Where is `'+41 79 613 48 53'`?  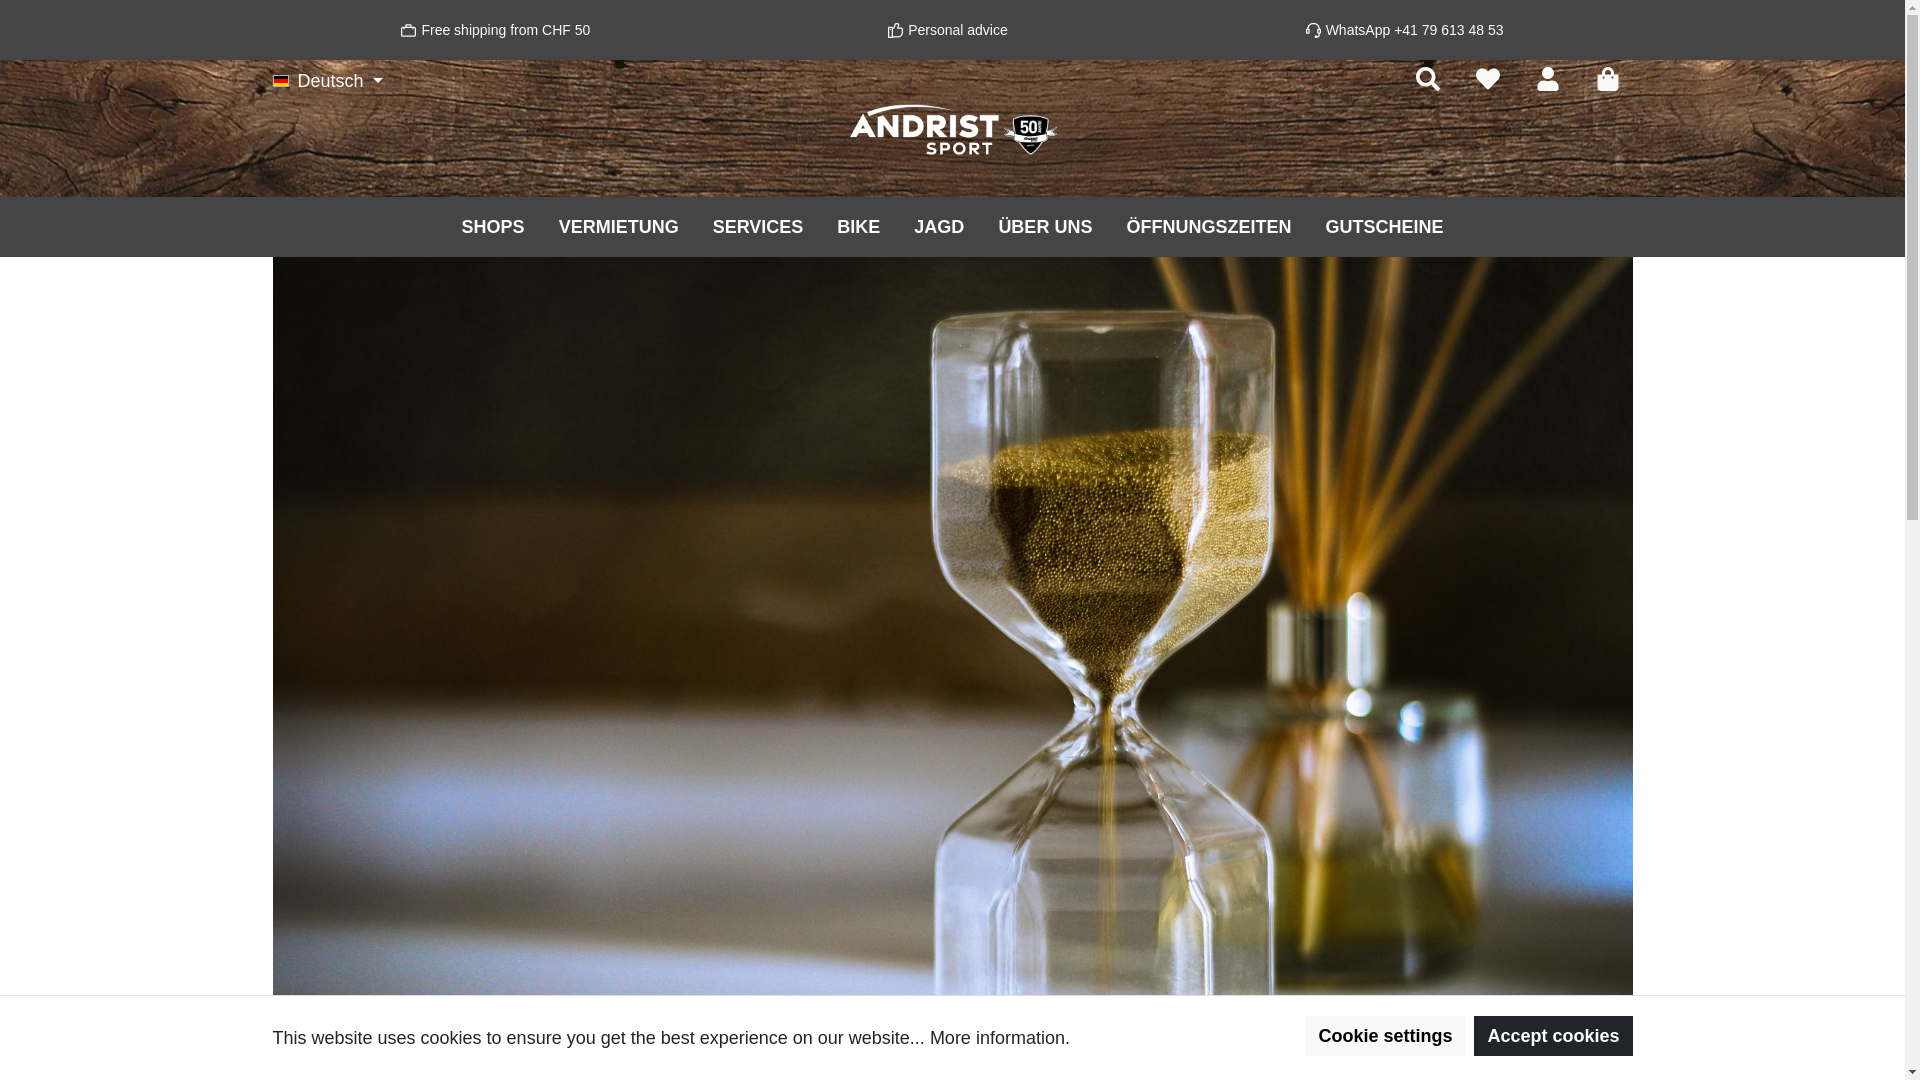 '+41 79 613 48 53' is located at coordinates (1448, 30).